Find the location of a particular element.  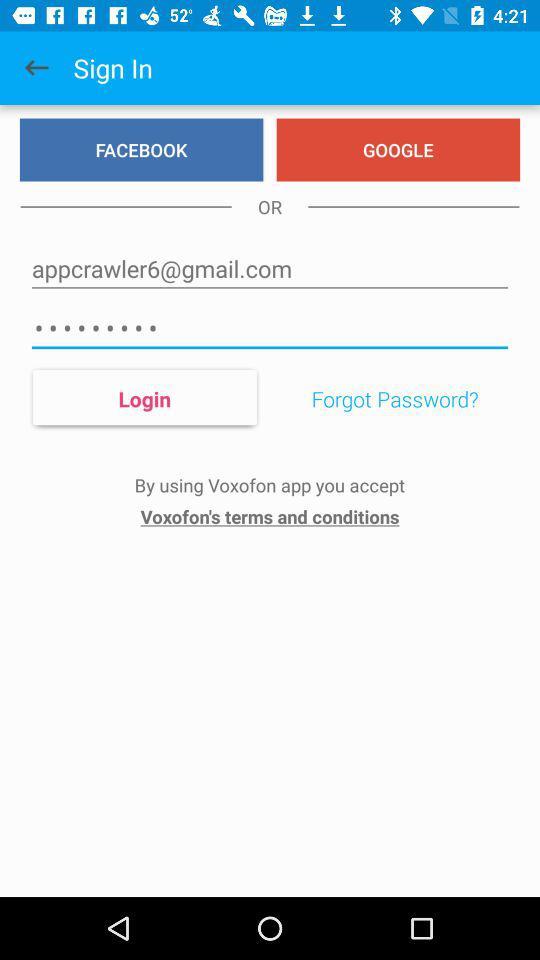

the icon below crowd3116 is located at coordinates (143, 397).